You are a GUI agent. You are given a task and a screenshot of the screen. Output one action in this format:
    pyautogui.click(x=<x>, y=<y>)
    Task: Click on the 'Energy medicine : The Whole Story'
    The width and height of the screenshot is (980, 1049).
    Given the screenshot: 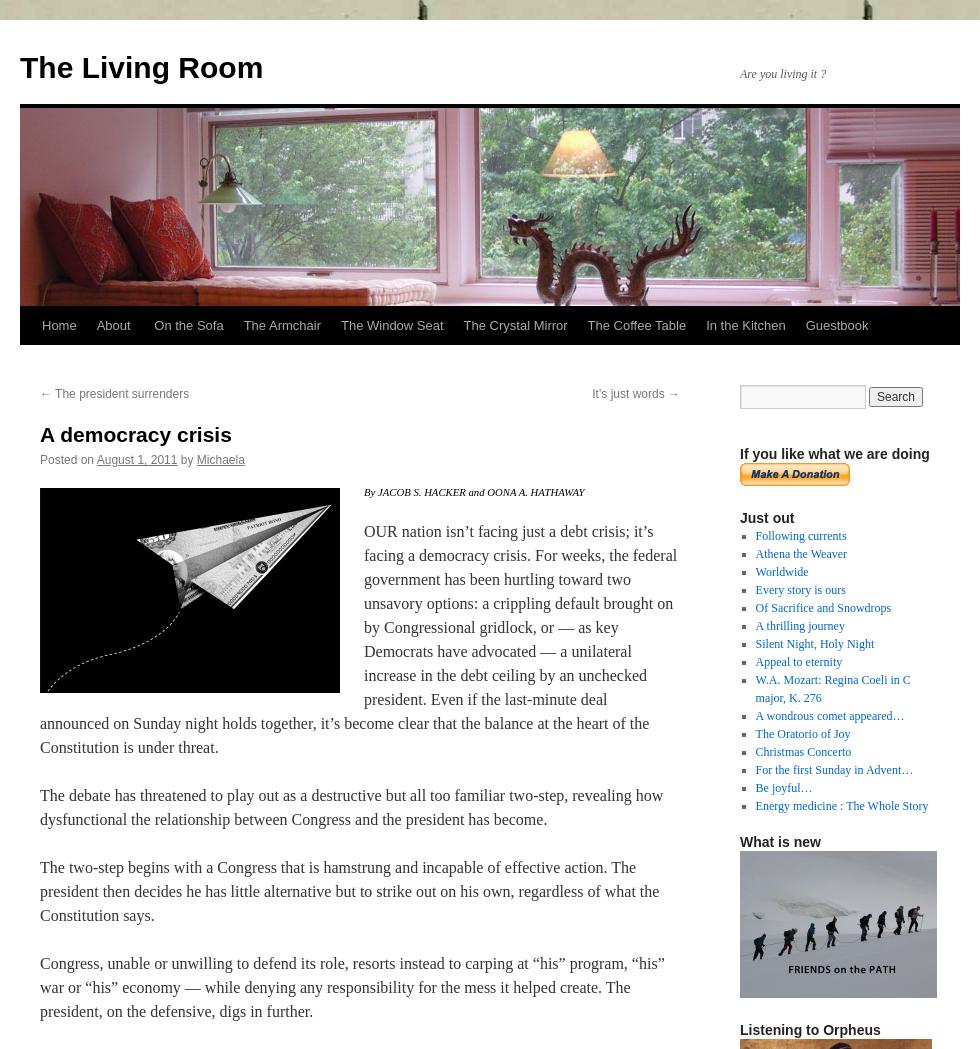 What is the action you would take?
    pyautogui.click(x=754, y=806)
    